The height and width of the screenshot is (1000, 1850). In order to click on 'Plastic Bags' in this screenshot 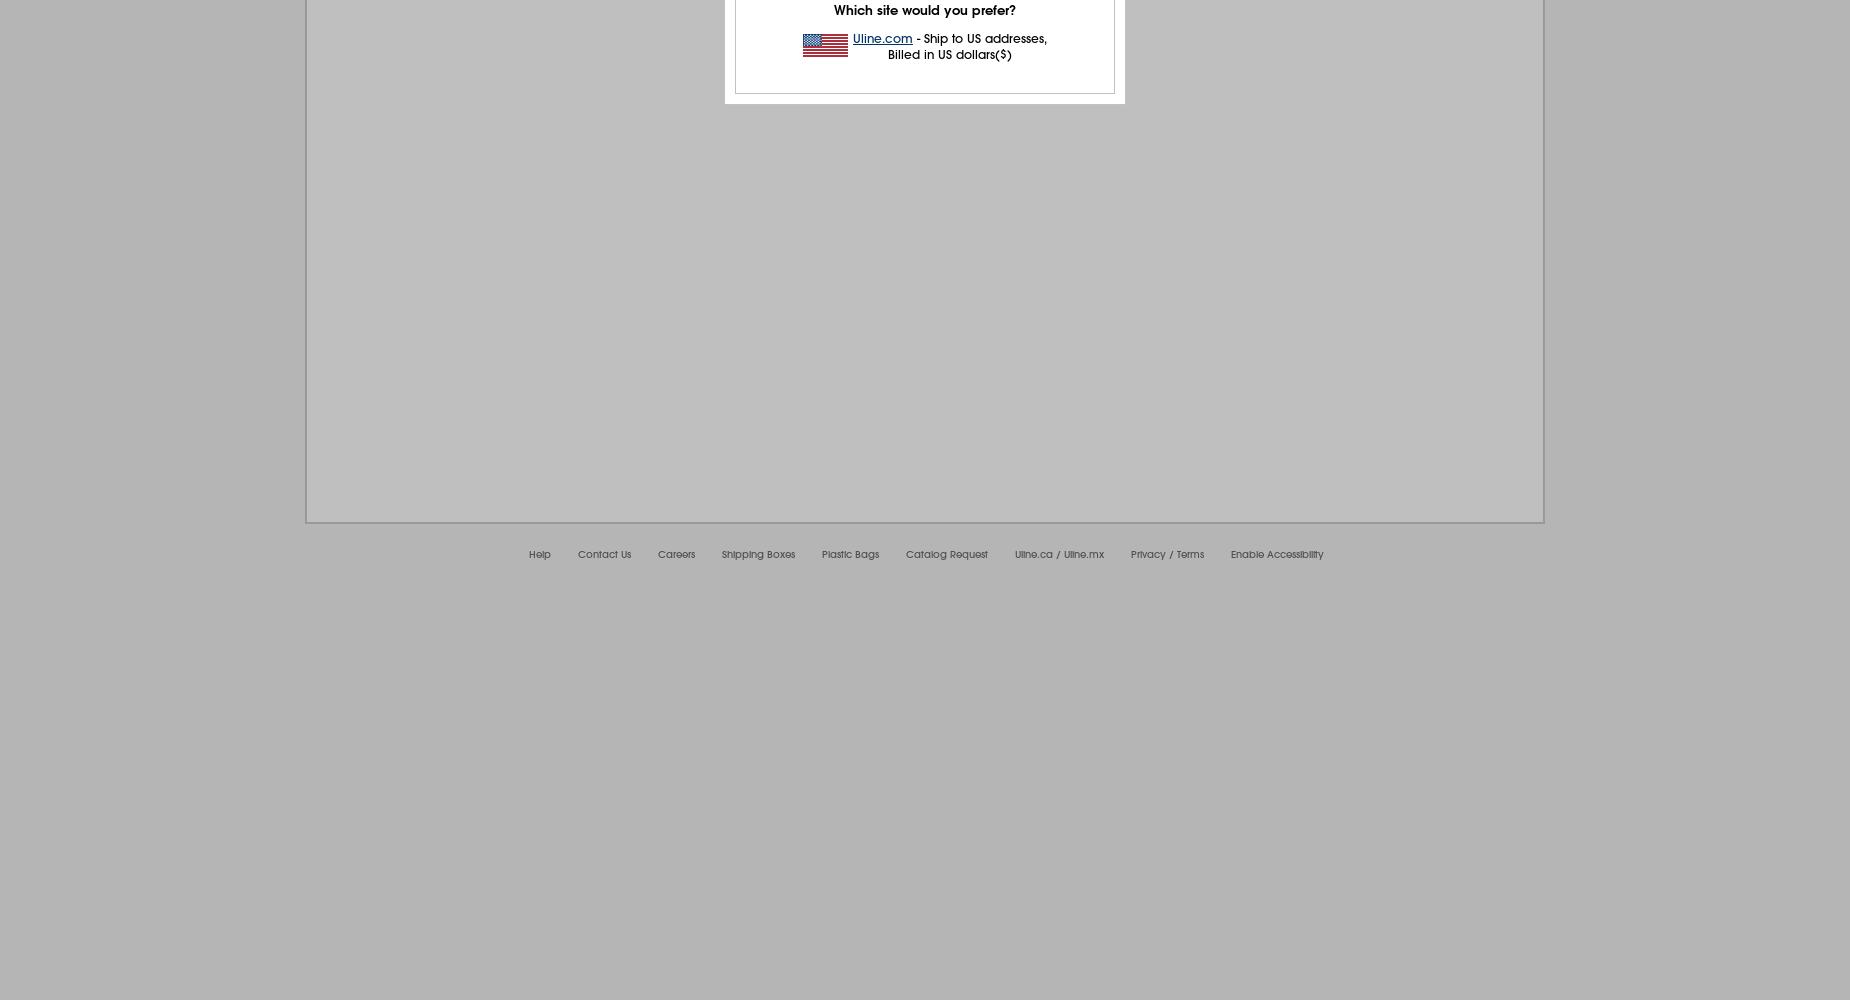, I will do `click(850, 554)`.